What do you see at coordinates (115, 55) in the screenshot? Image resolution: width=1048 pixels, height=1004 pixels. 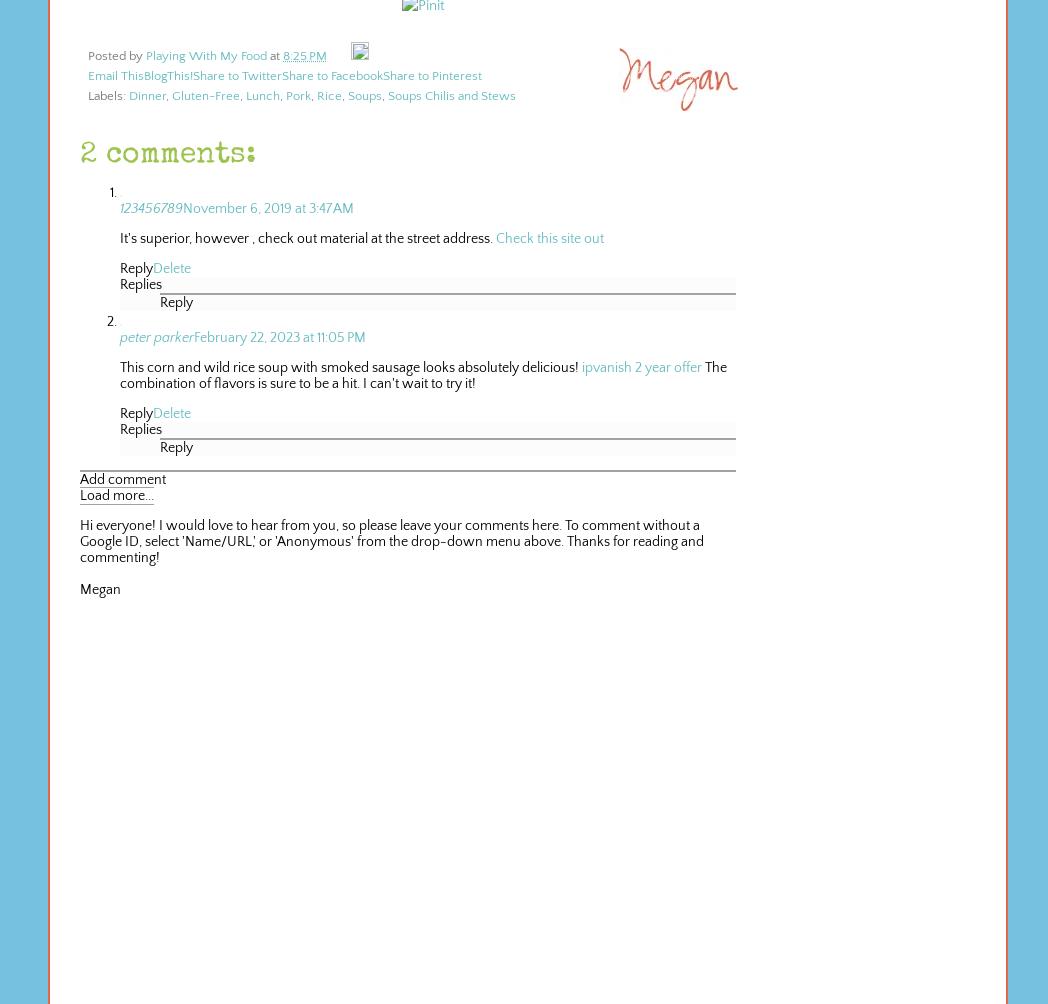 I see `'Posted by'` at bounding box center [115, 55].